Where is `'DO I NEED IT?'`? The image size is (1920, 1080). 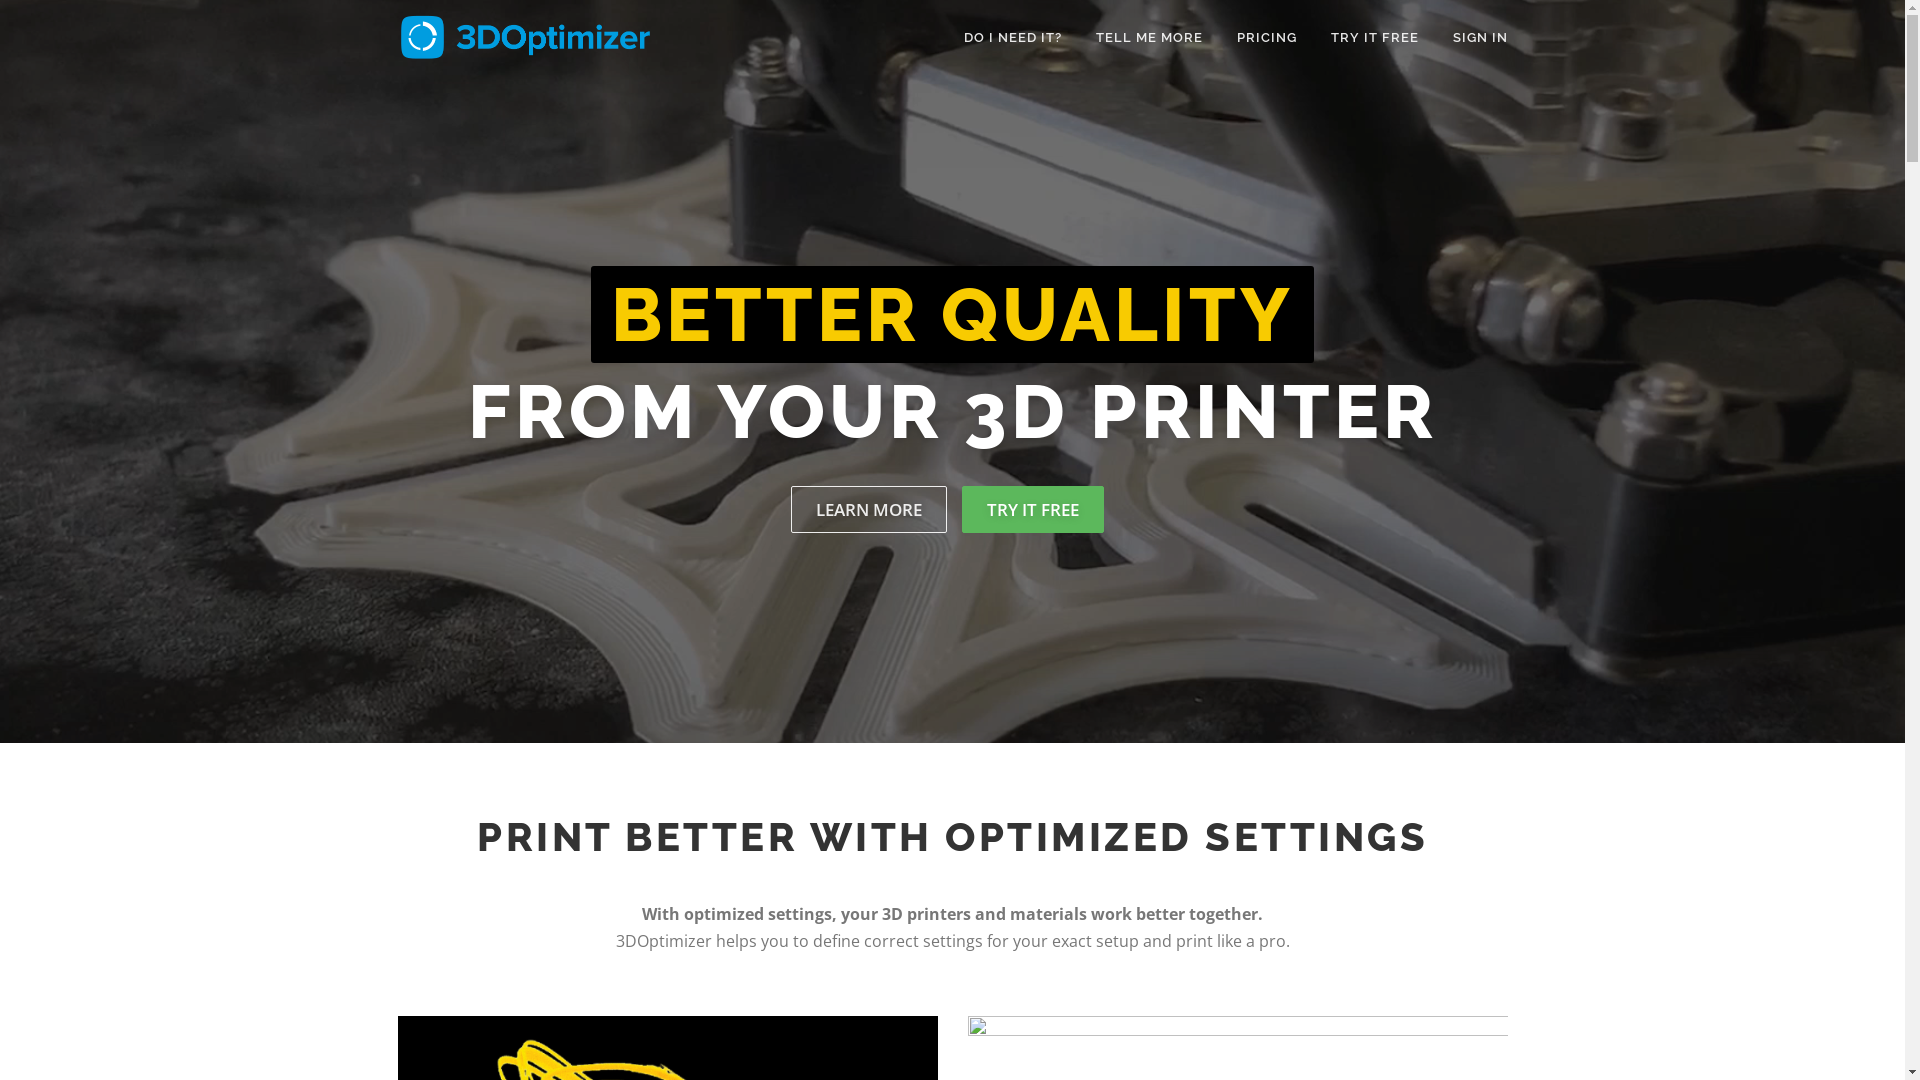
'DO I NEED IT?' is located at coordinates (1012, 37).